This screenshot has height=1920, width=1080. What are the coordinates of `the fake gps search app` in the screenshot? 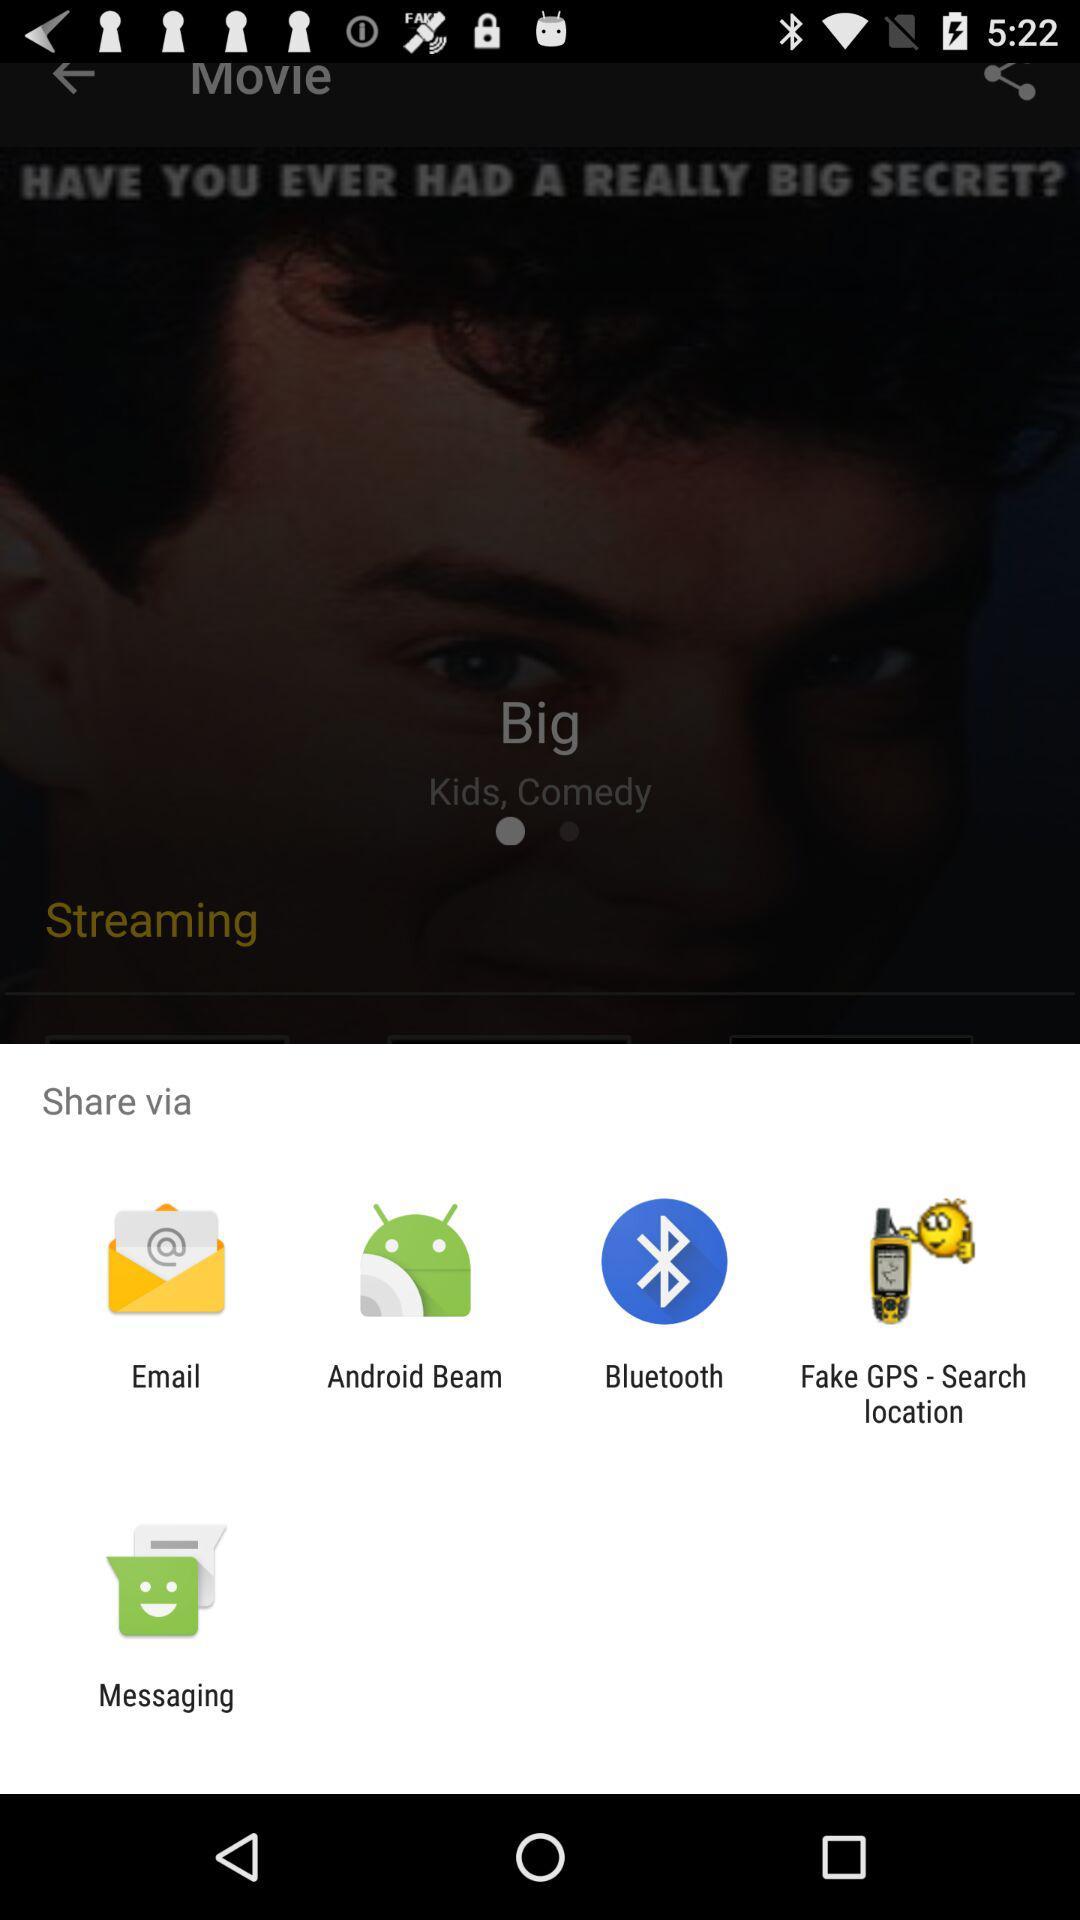 It's located at (913, 1392).